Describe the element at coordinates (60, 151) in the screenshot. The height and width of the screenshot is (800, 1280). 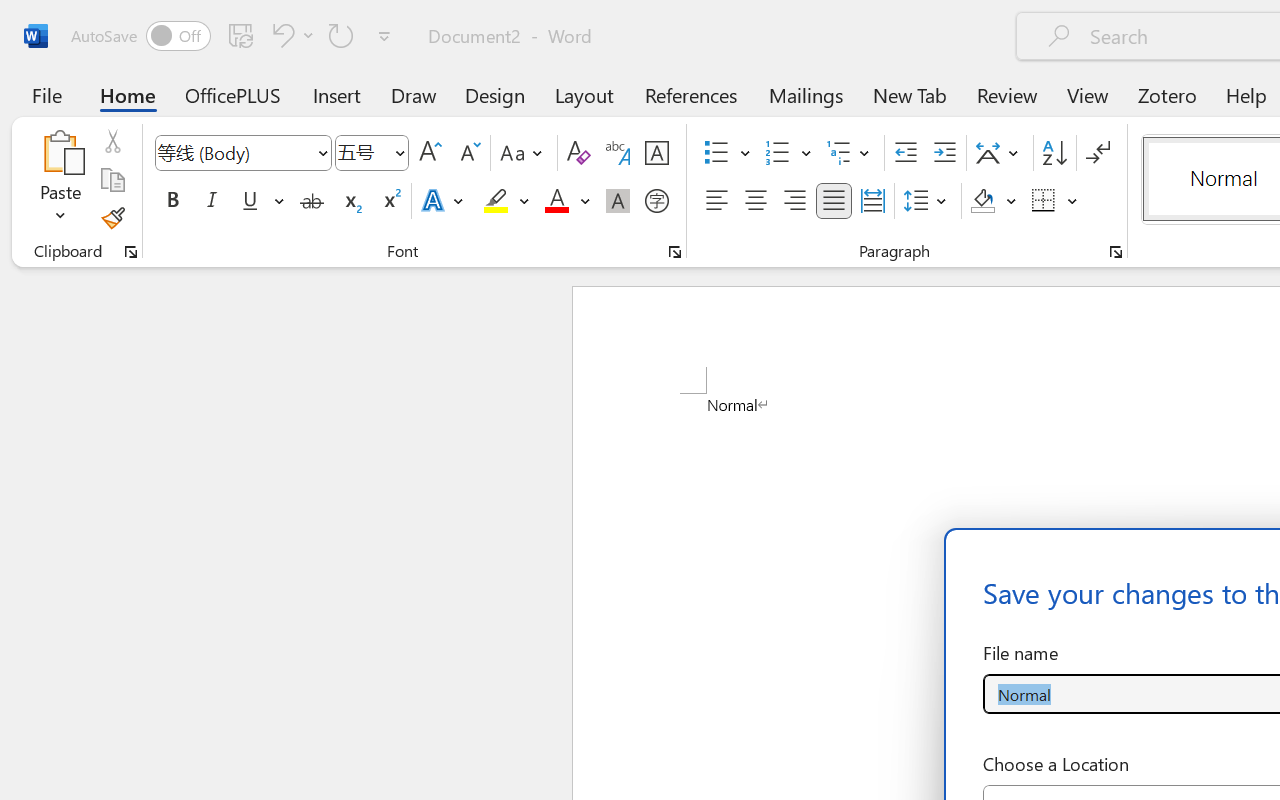
I see `'Paste'` at that location.